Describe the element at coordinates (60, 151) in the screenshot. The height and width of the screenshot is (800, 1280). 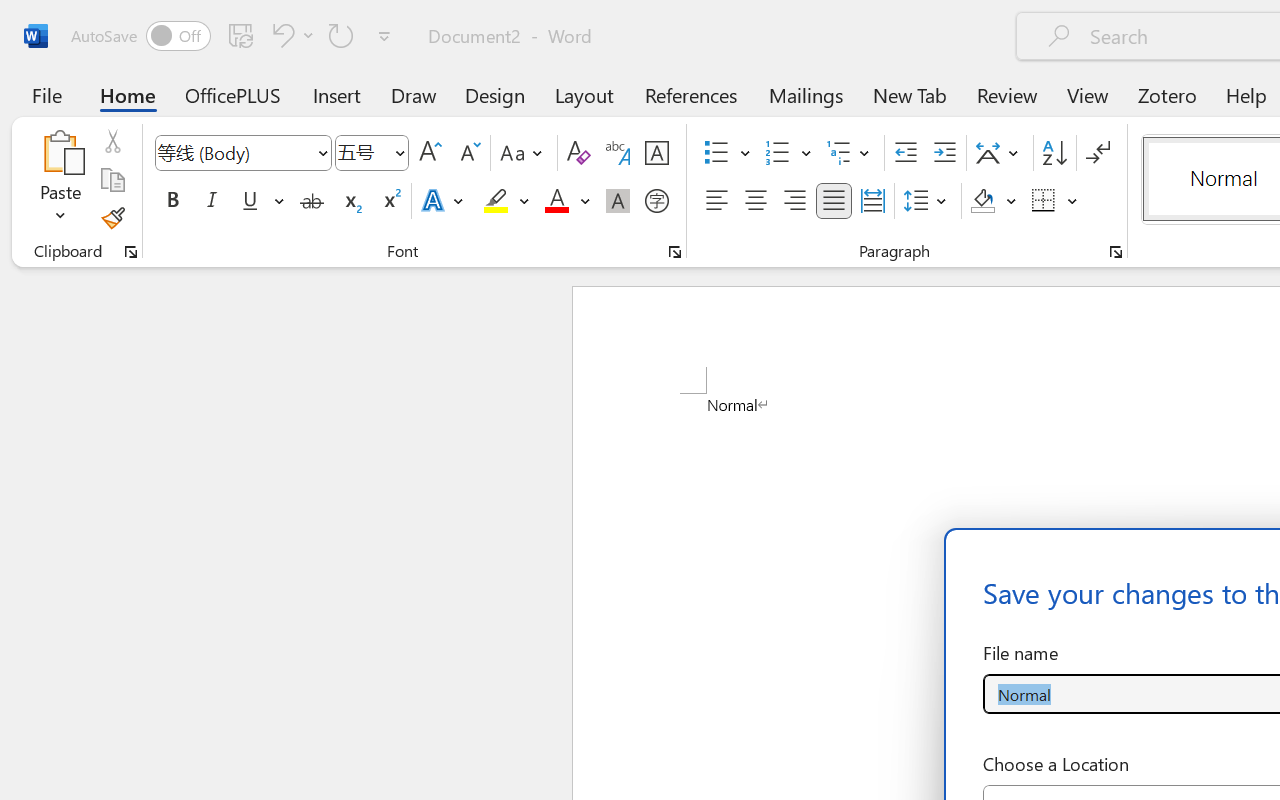
I see `'Paste'` at that location.